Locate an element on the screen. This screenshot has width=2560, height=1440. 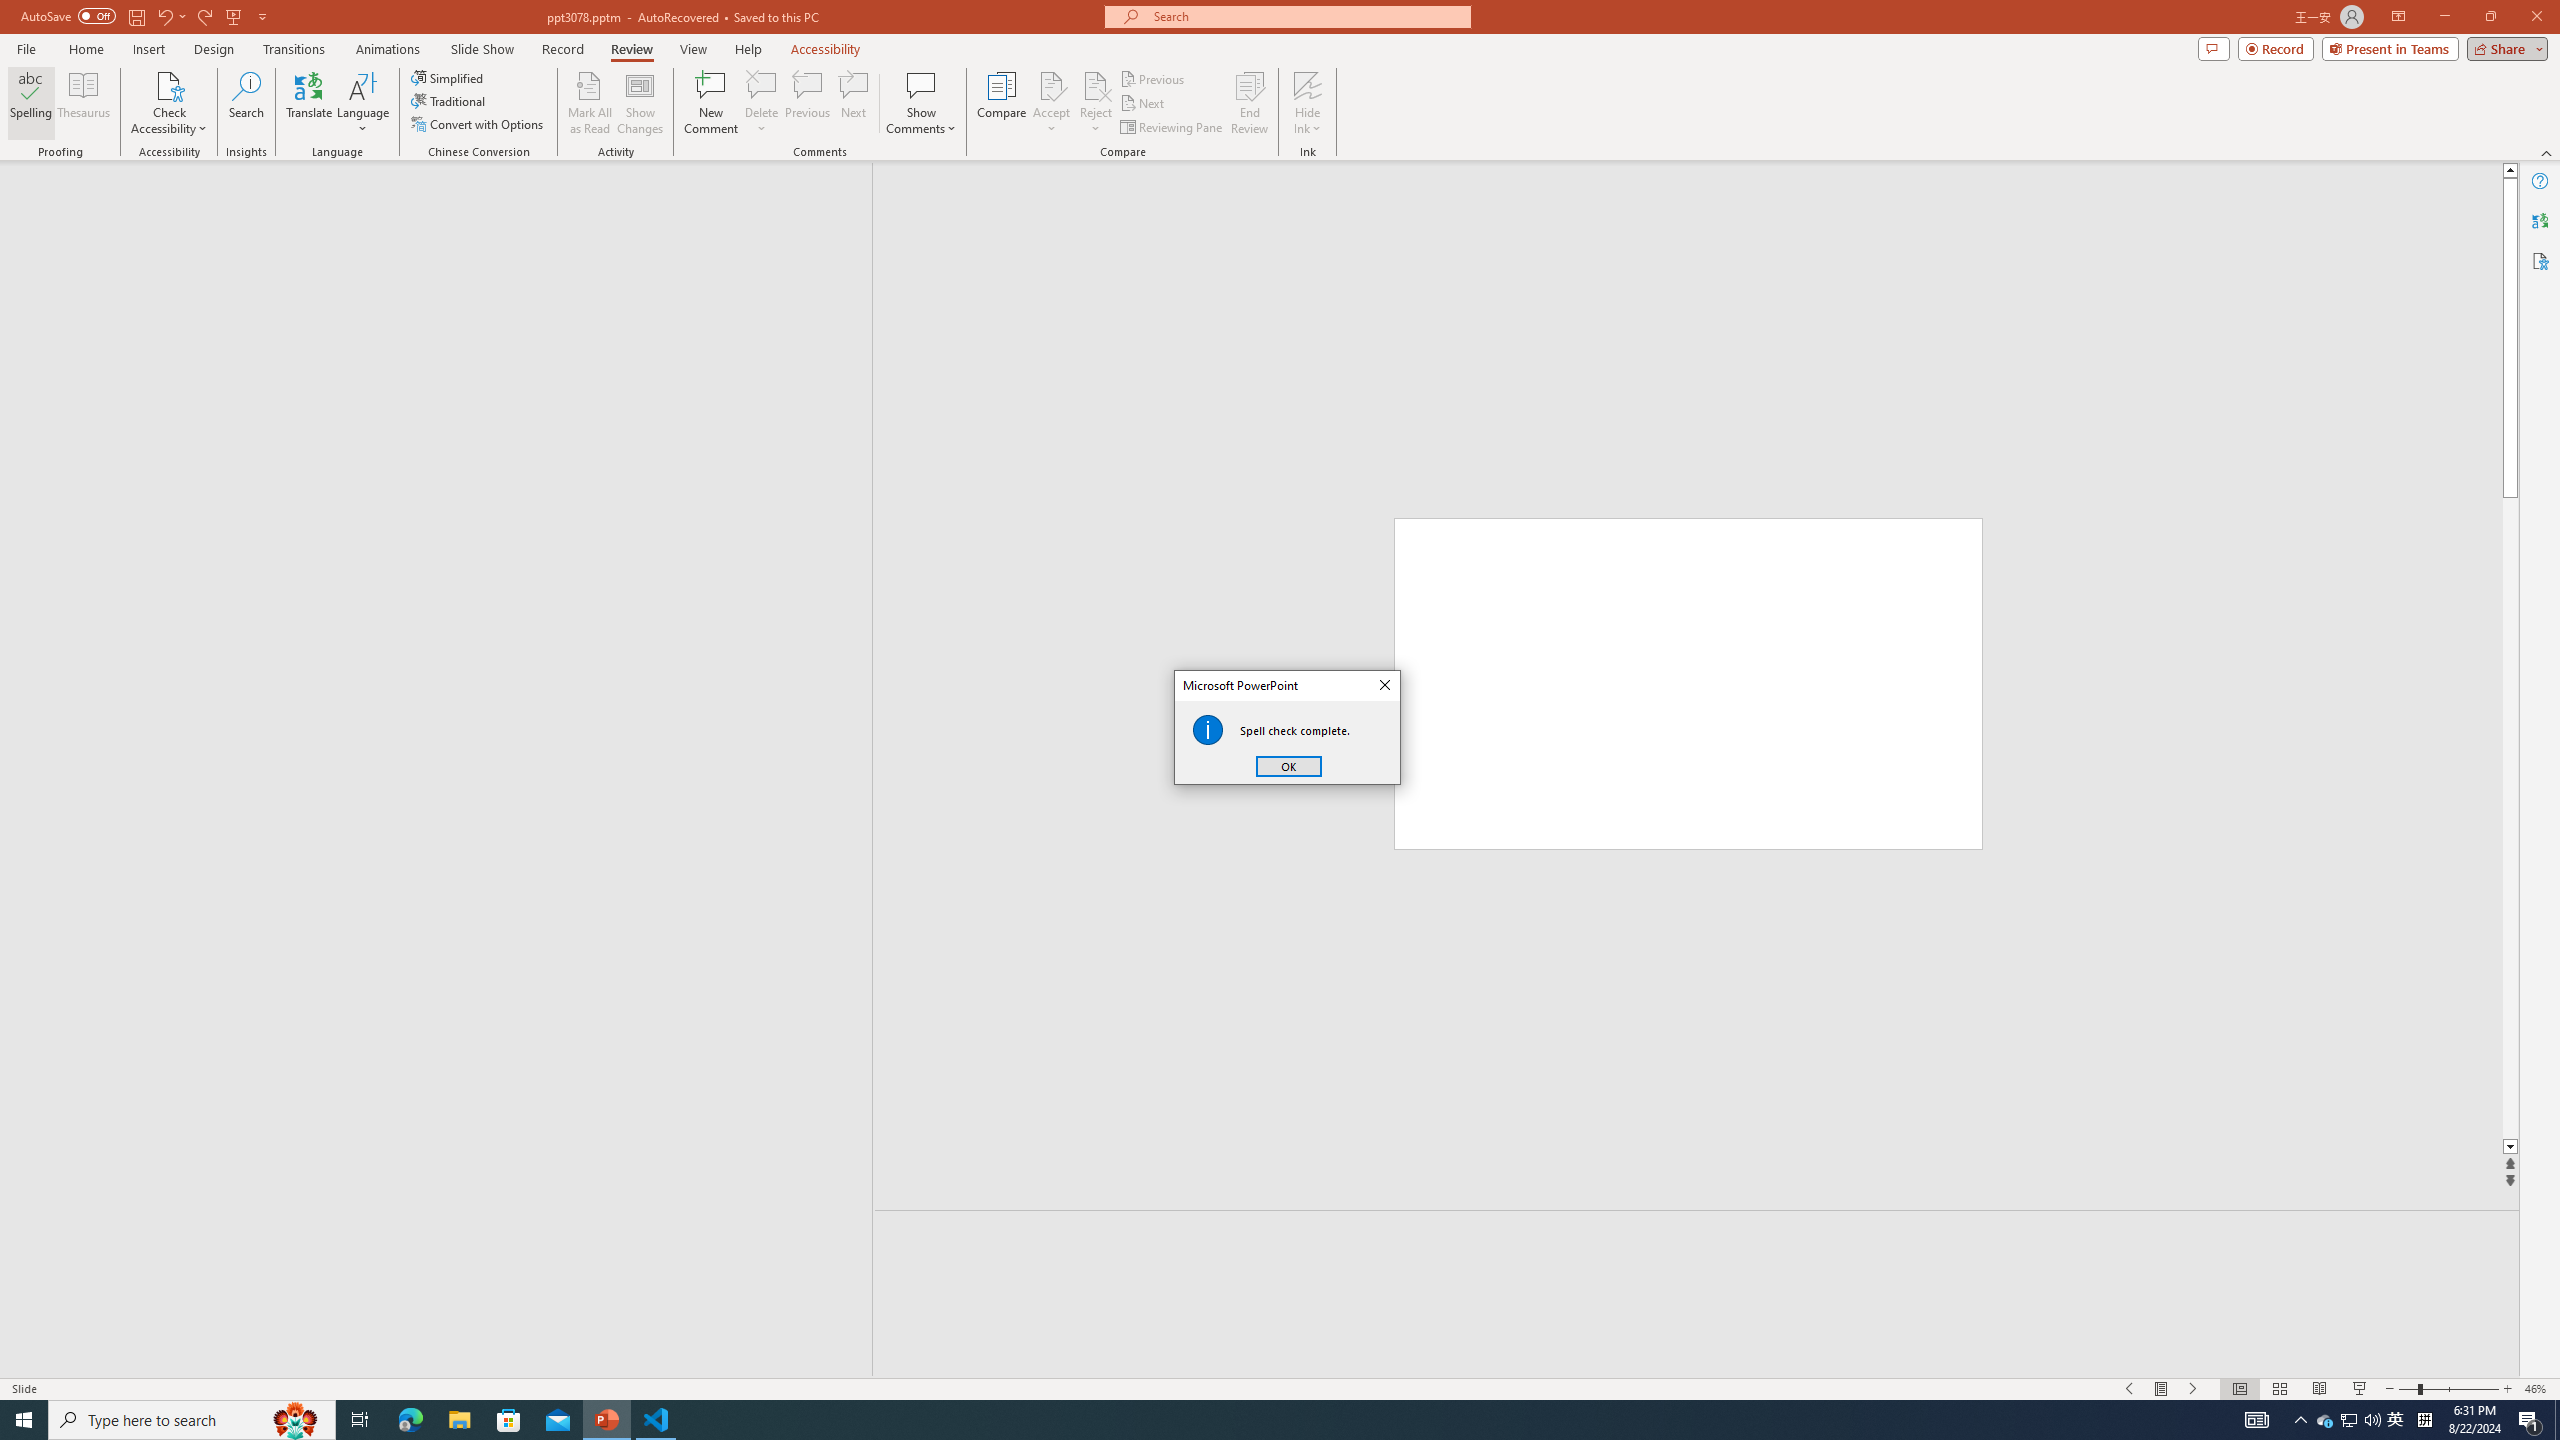
'Normal' is located at coordinates (2239, 1389).